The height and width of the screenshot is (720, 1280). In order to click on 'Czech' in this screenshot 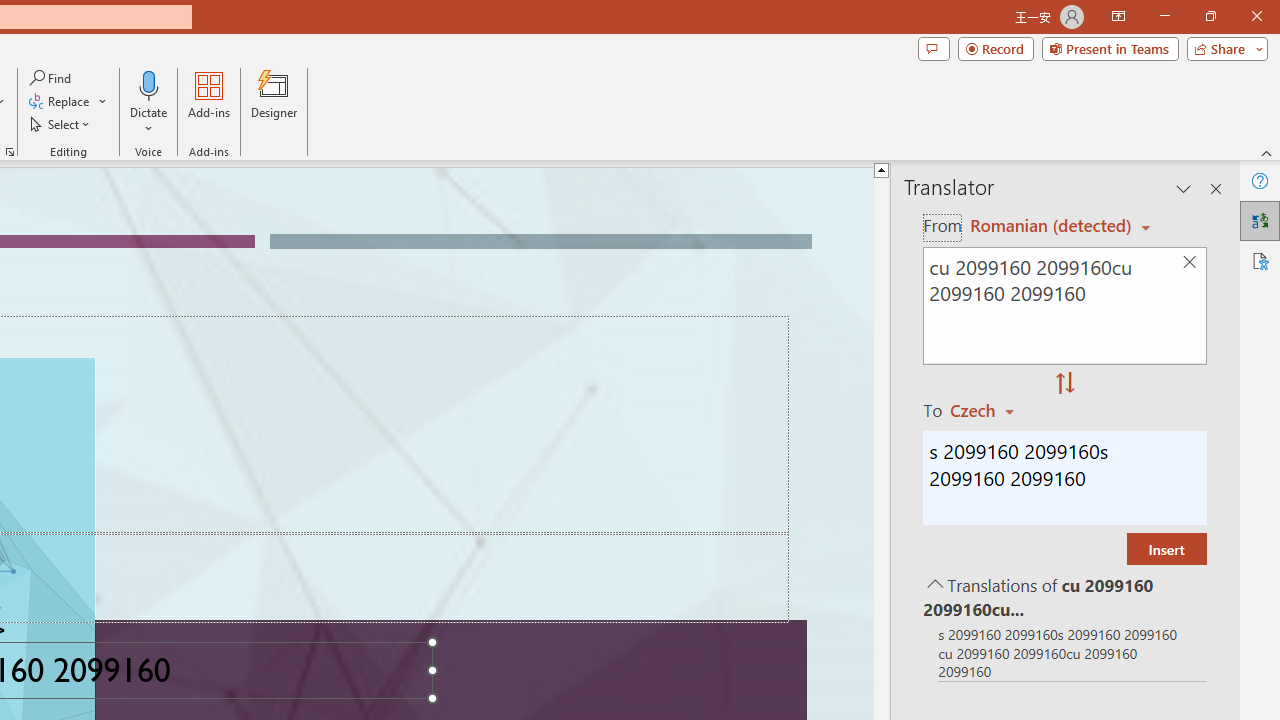, I will do `click(991, 409)`.